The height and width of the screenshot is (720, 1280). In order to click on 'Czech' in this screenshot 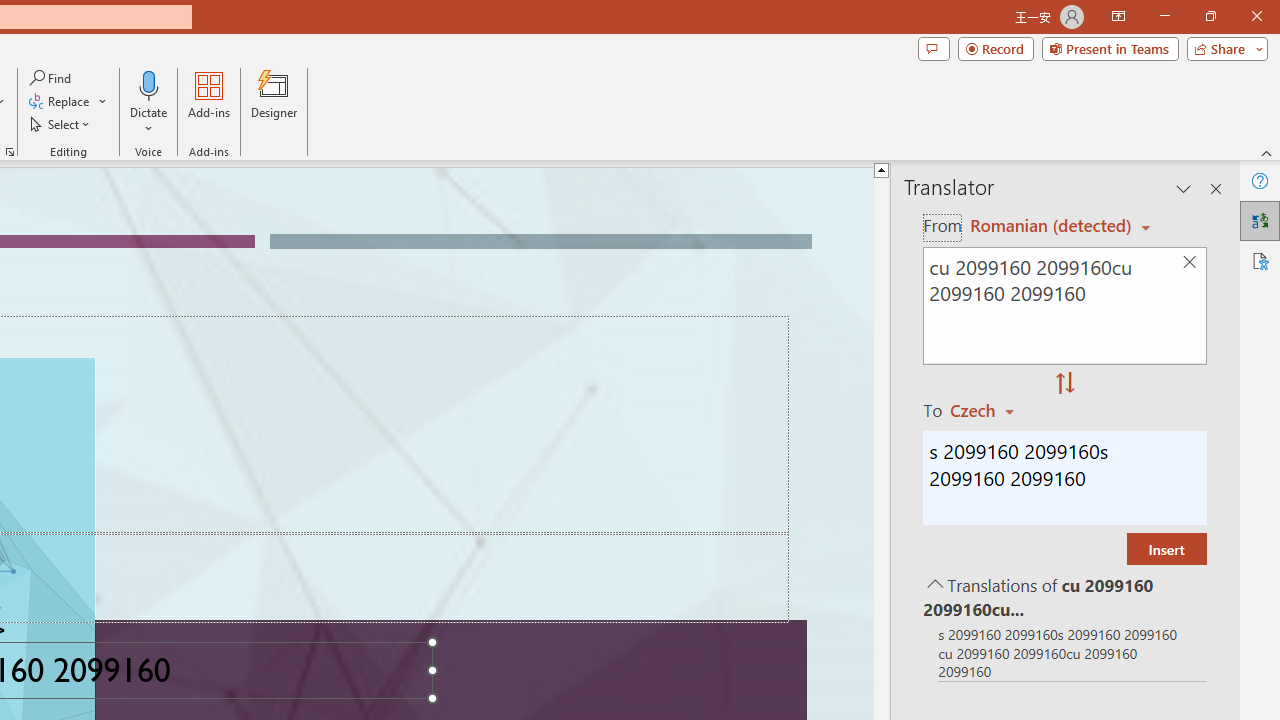, I will do `click(991, 409)`.